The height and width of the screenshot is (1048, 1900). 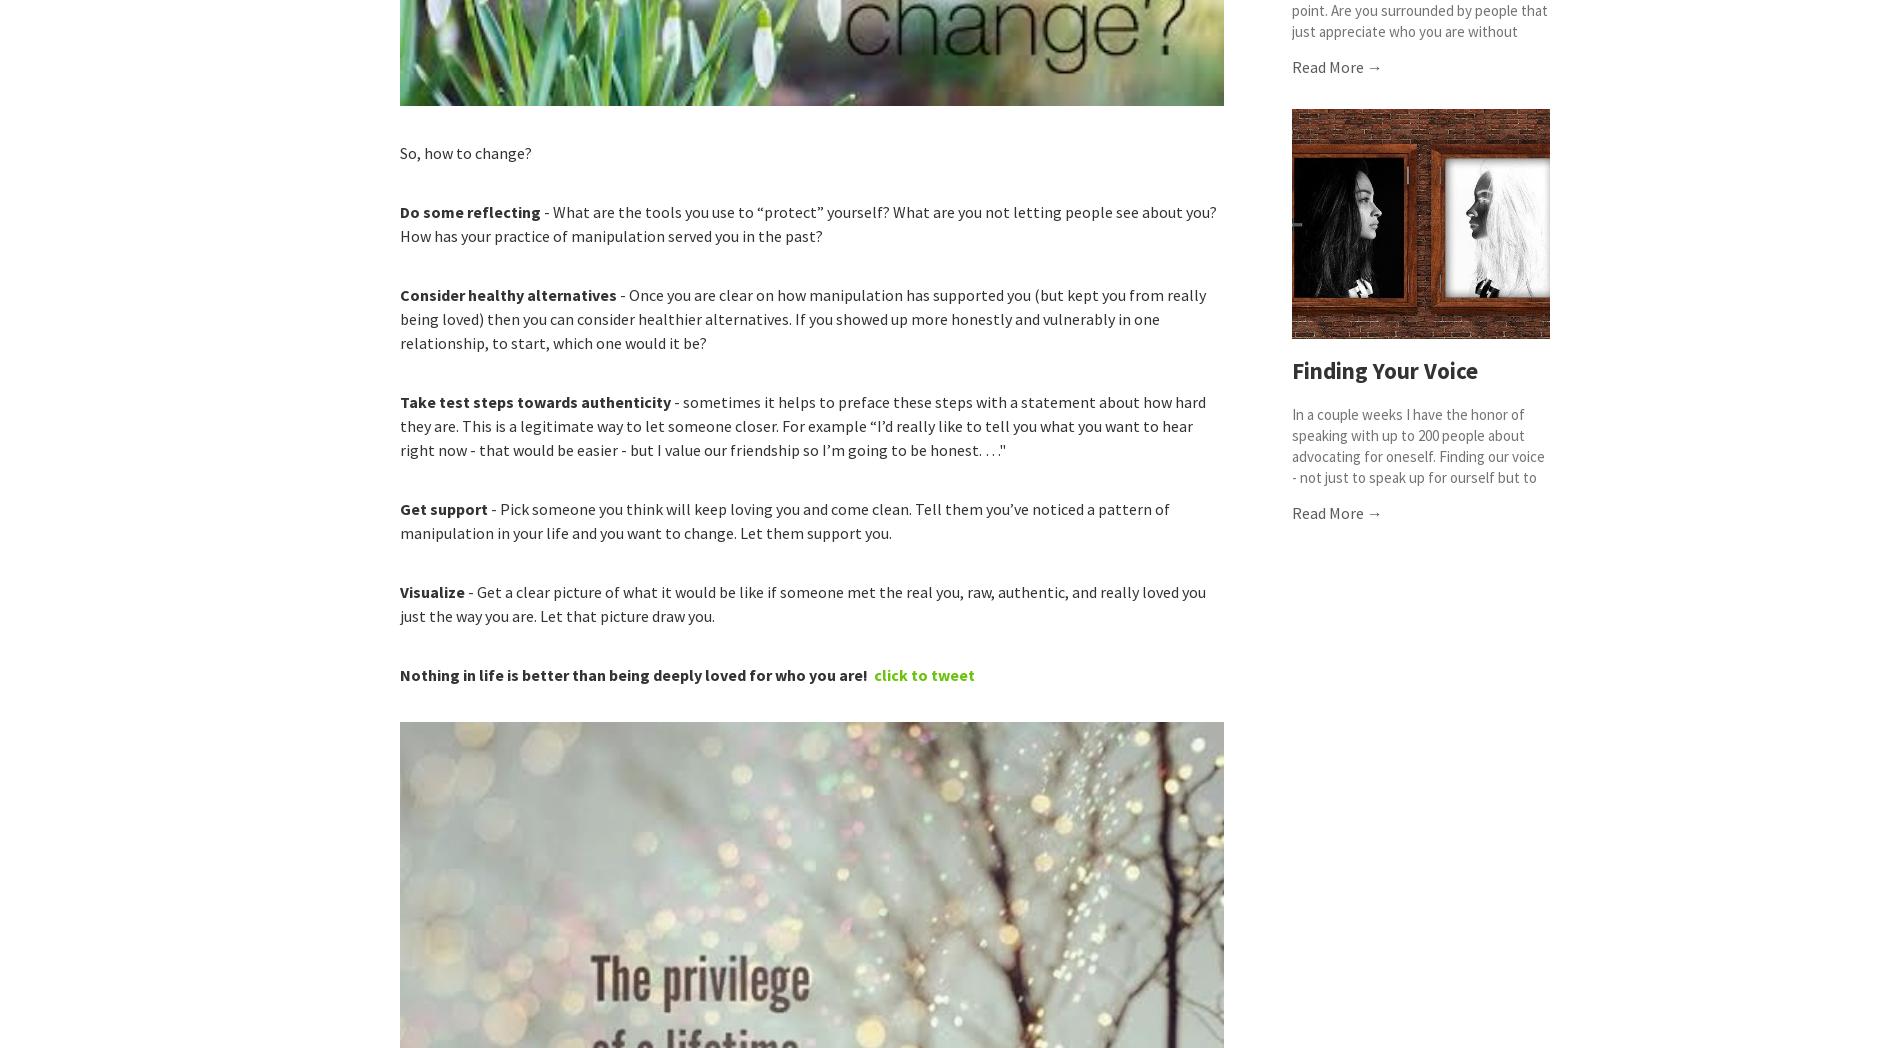 I want to click on 'click to tweet', so click(x=923, y=673).